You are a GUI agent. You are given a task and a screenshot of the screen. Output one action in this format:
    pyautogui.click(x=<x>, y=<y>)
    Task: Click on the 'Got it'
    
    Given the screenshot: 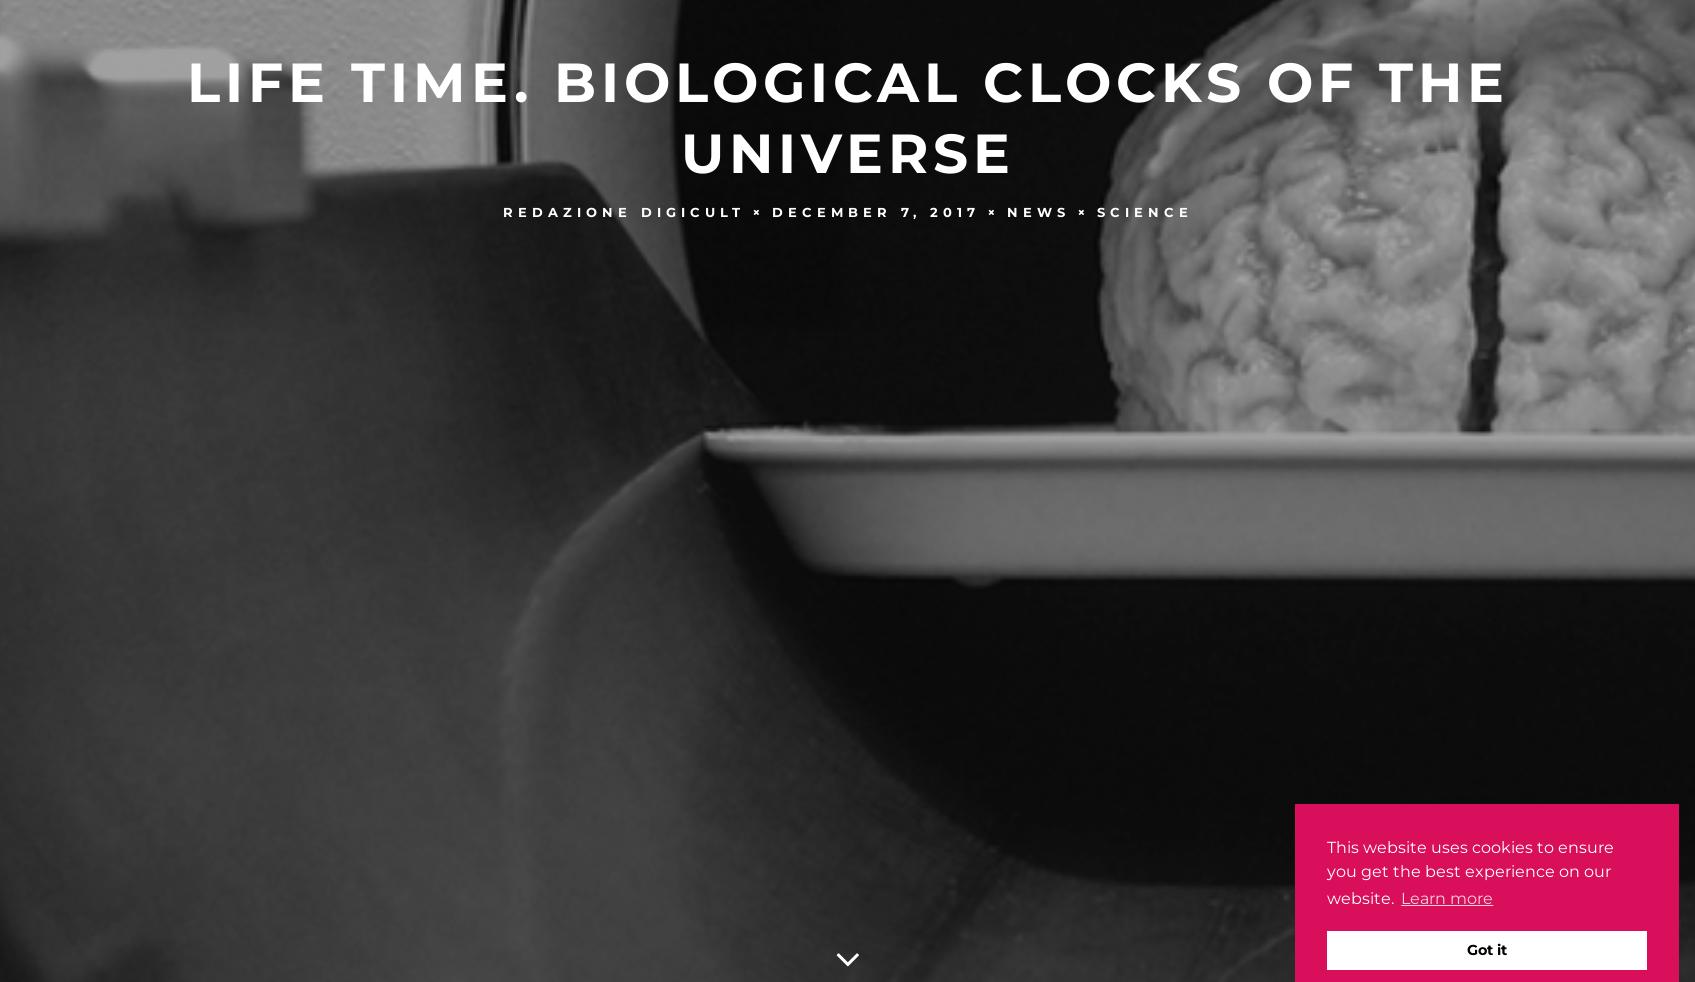 What is the action you would take?
    pyautogui.click(x=1487, y=949)
    